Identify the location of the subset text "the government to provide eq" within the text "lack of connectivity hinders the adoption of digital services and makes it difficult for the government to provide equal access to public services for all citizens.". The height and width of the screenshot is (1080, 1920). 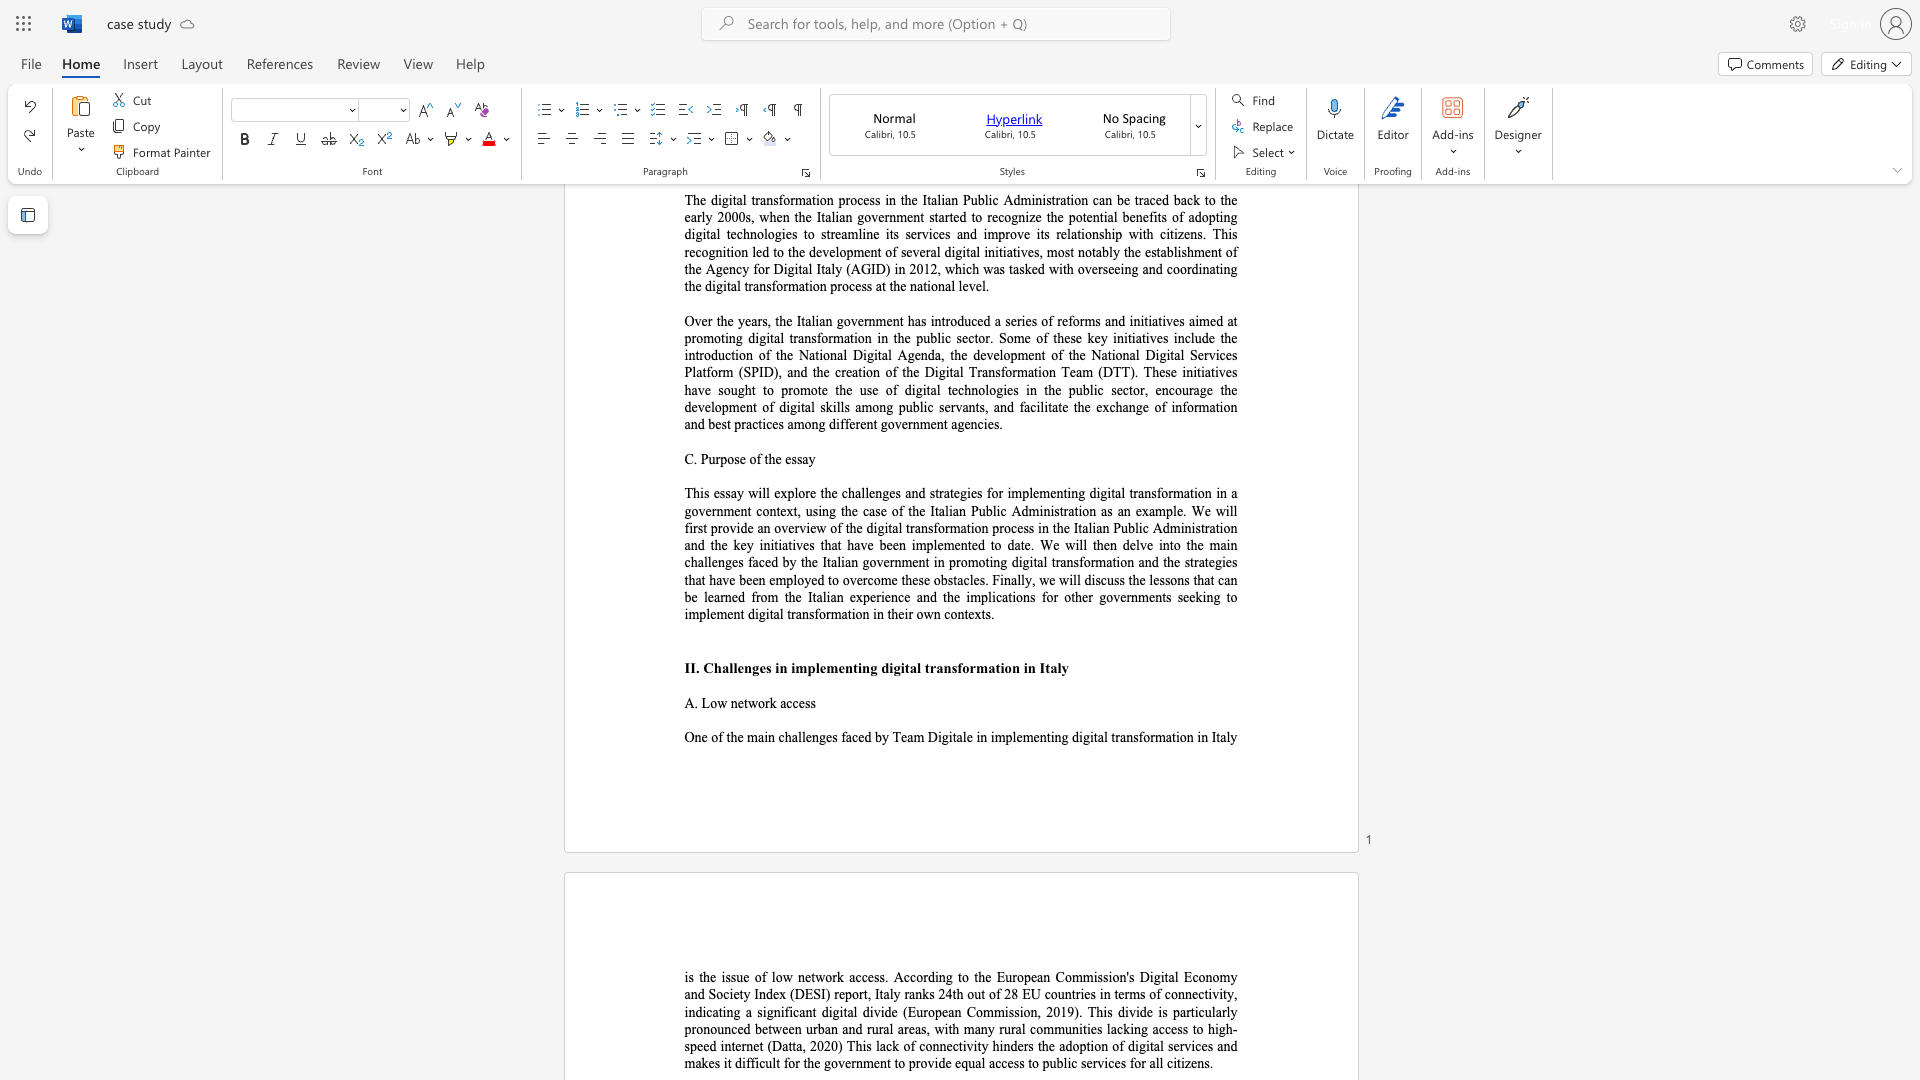
(803, 1062).